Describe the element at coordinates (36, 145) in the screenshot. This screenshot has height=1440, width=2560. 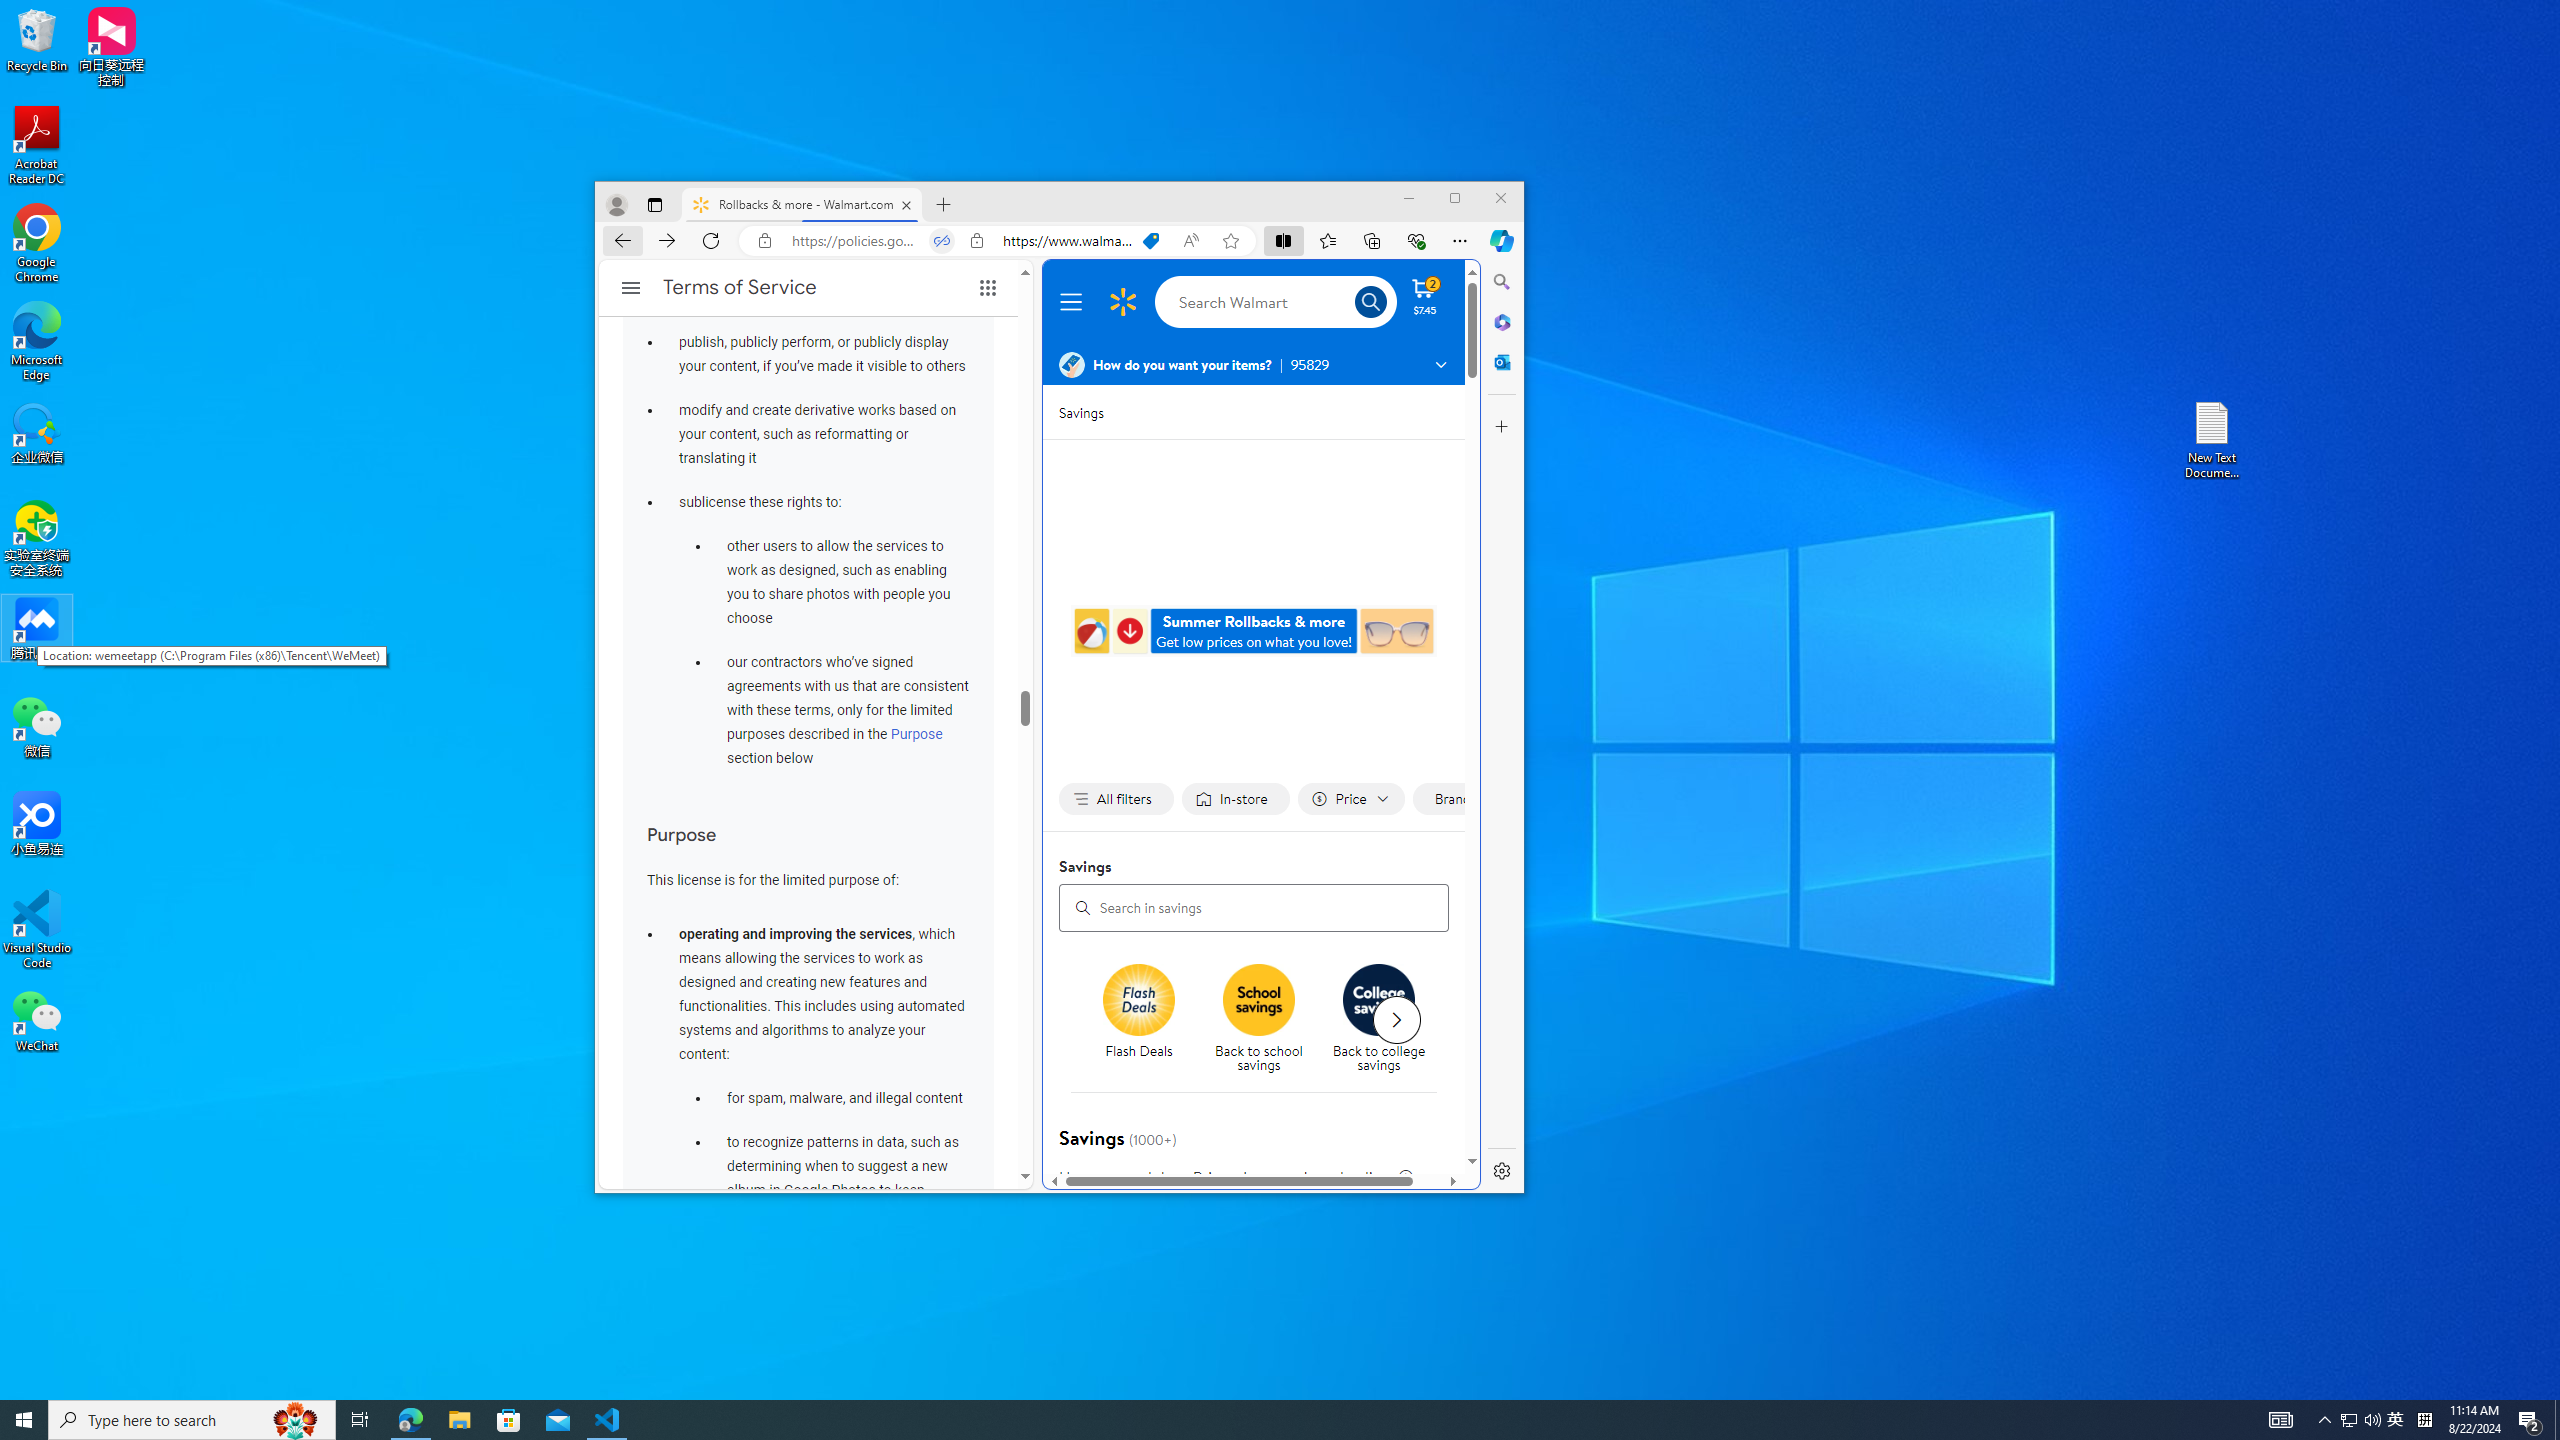
I see `'Acrobat Reader DC'` at that location.